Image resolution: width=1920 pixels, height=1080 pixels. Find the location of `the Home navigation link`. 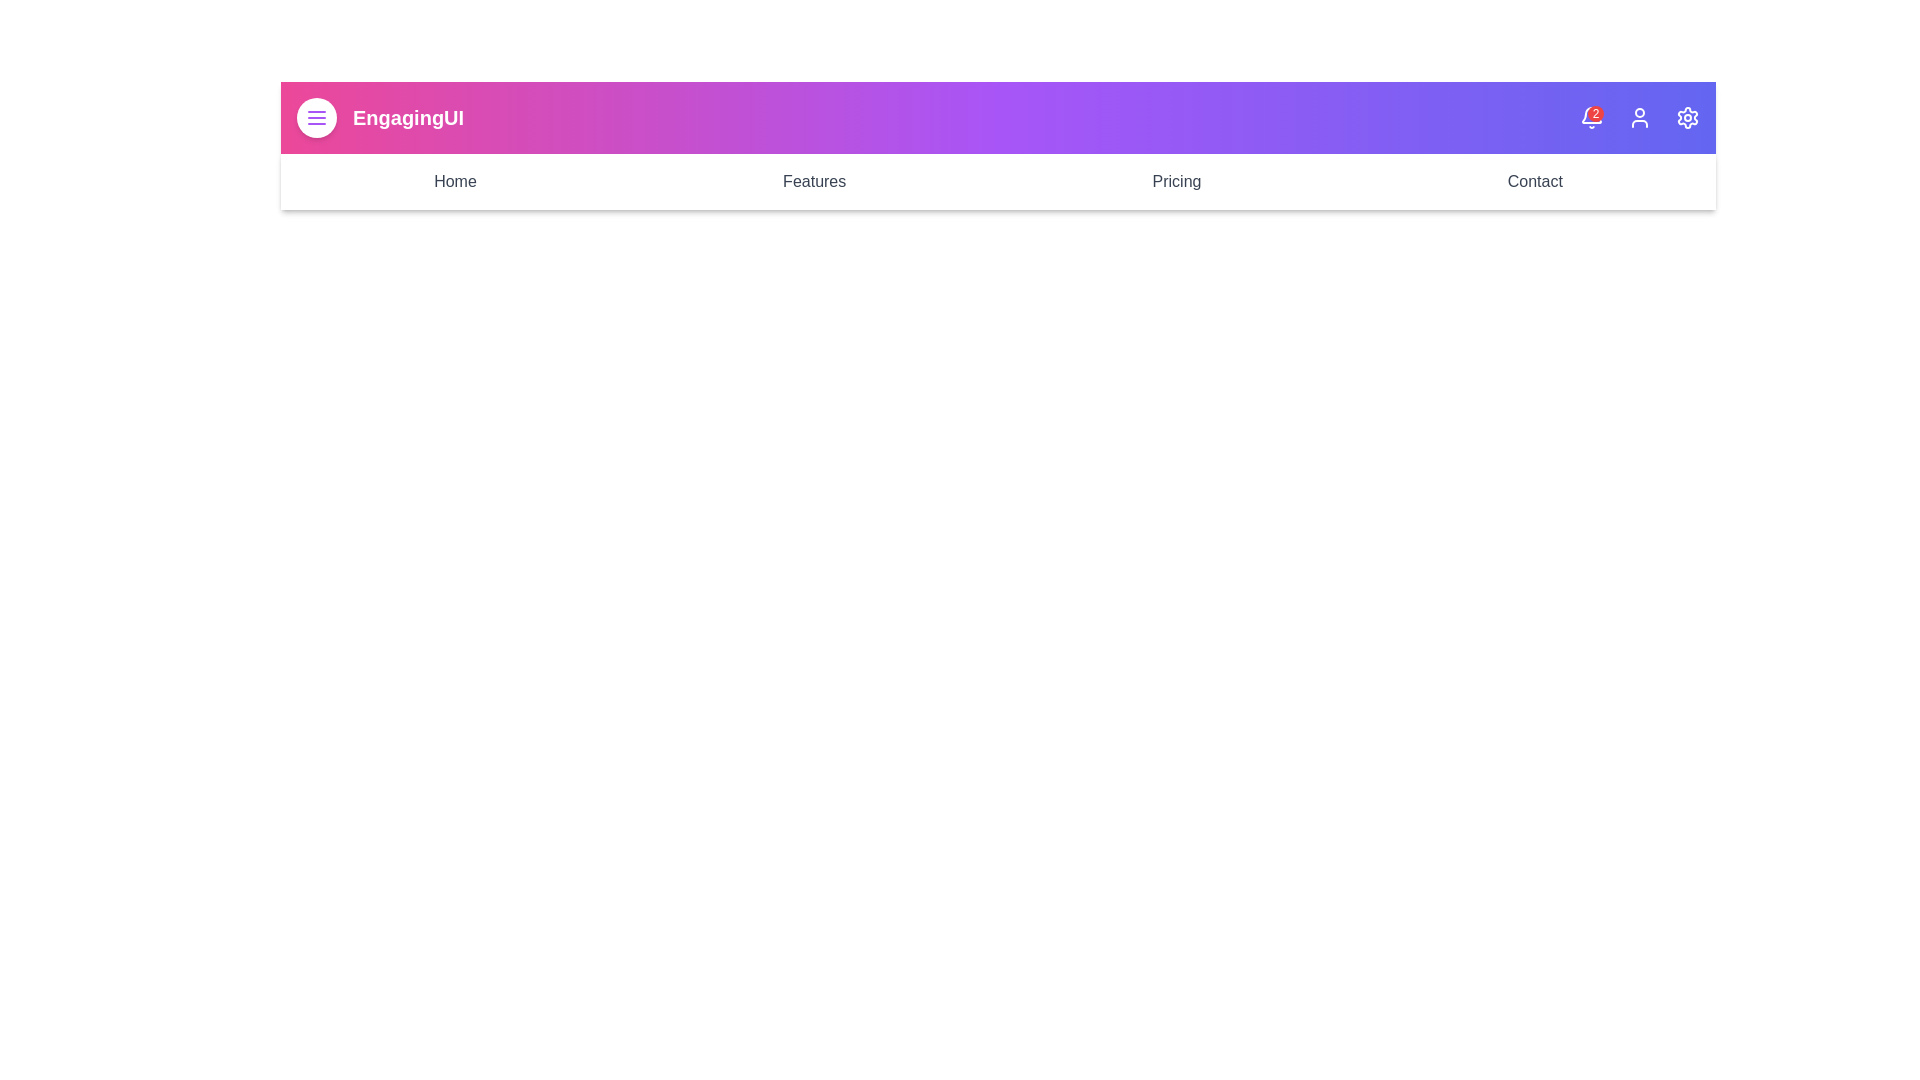

the Home navigation link is located at coordinates (454, 181).